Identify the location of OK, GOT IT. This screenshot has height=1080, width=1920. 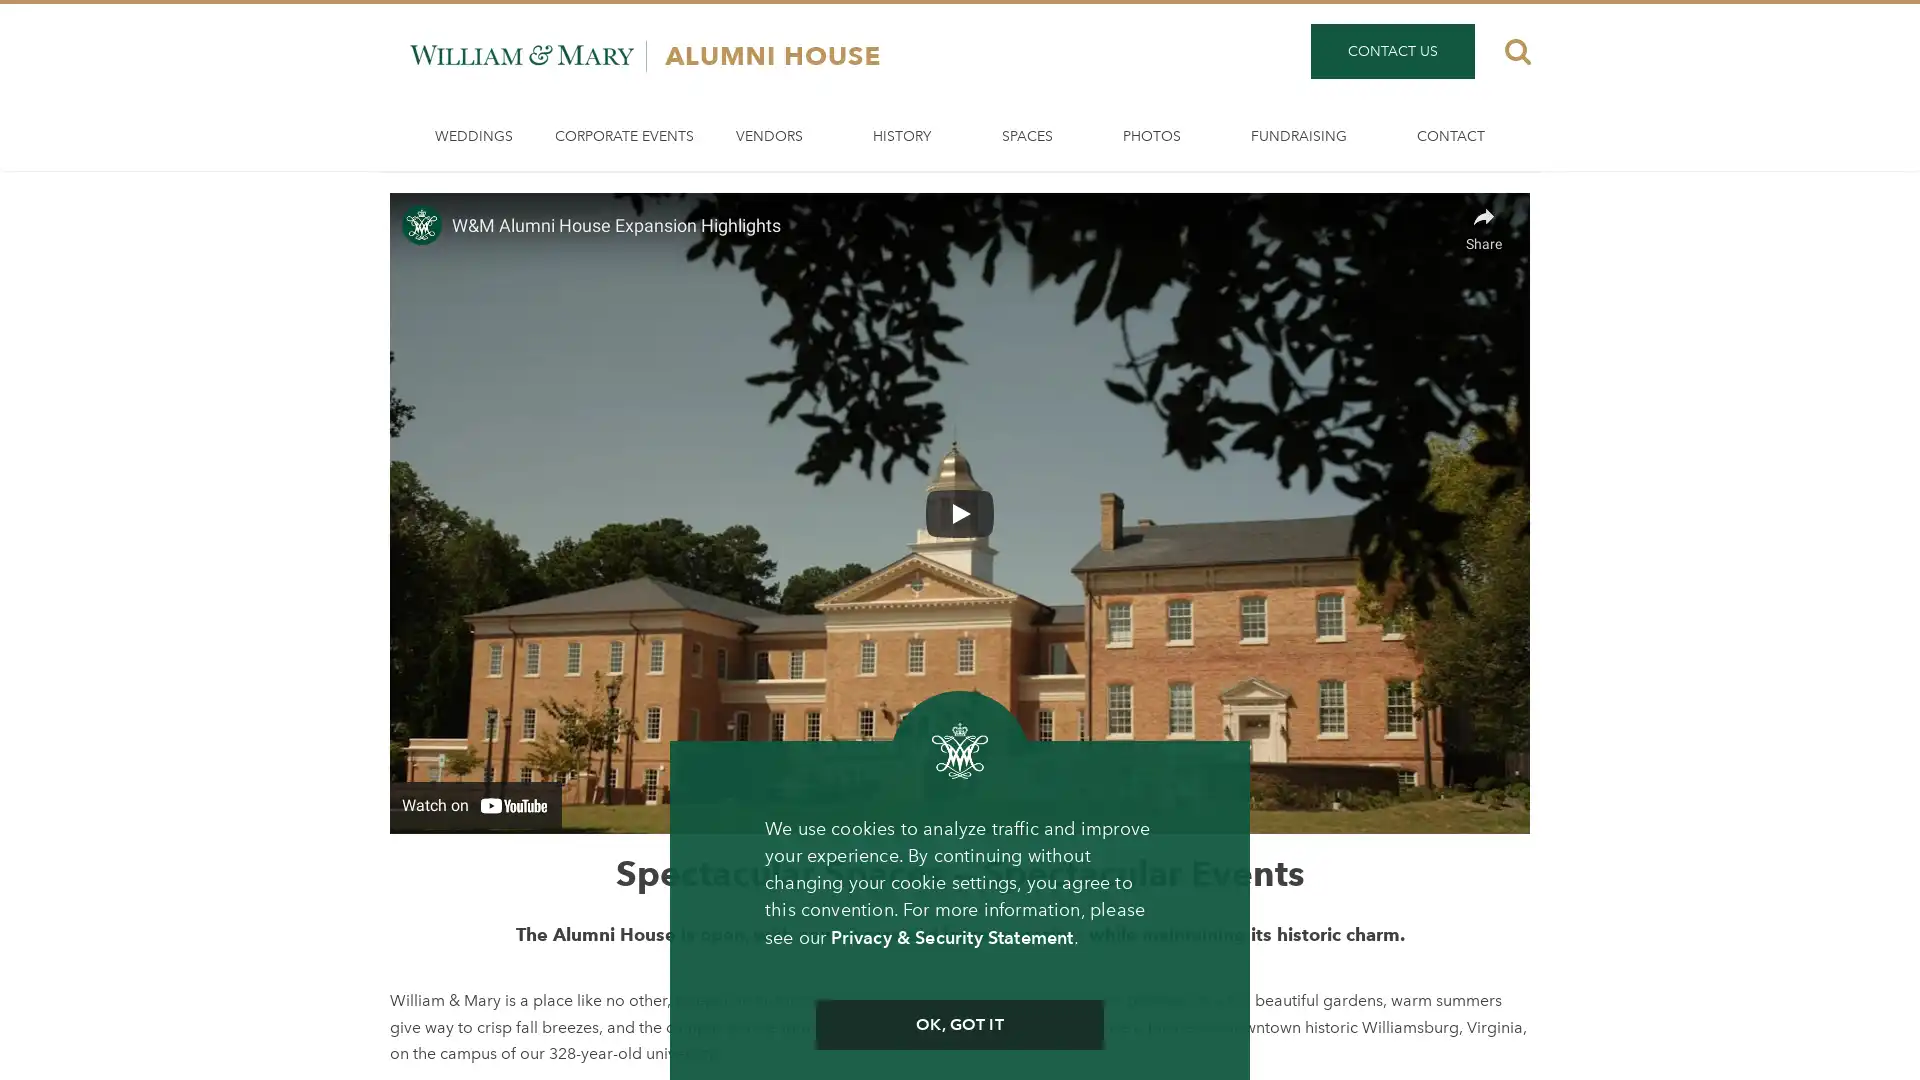
(958, 1025).